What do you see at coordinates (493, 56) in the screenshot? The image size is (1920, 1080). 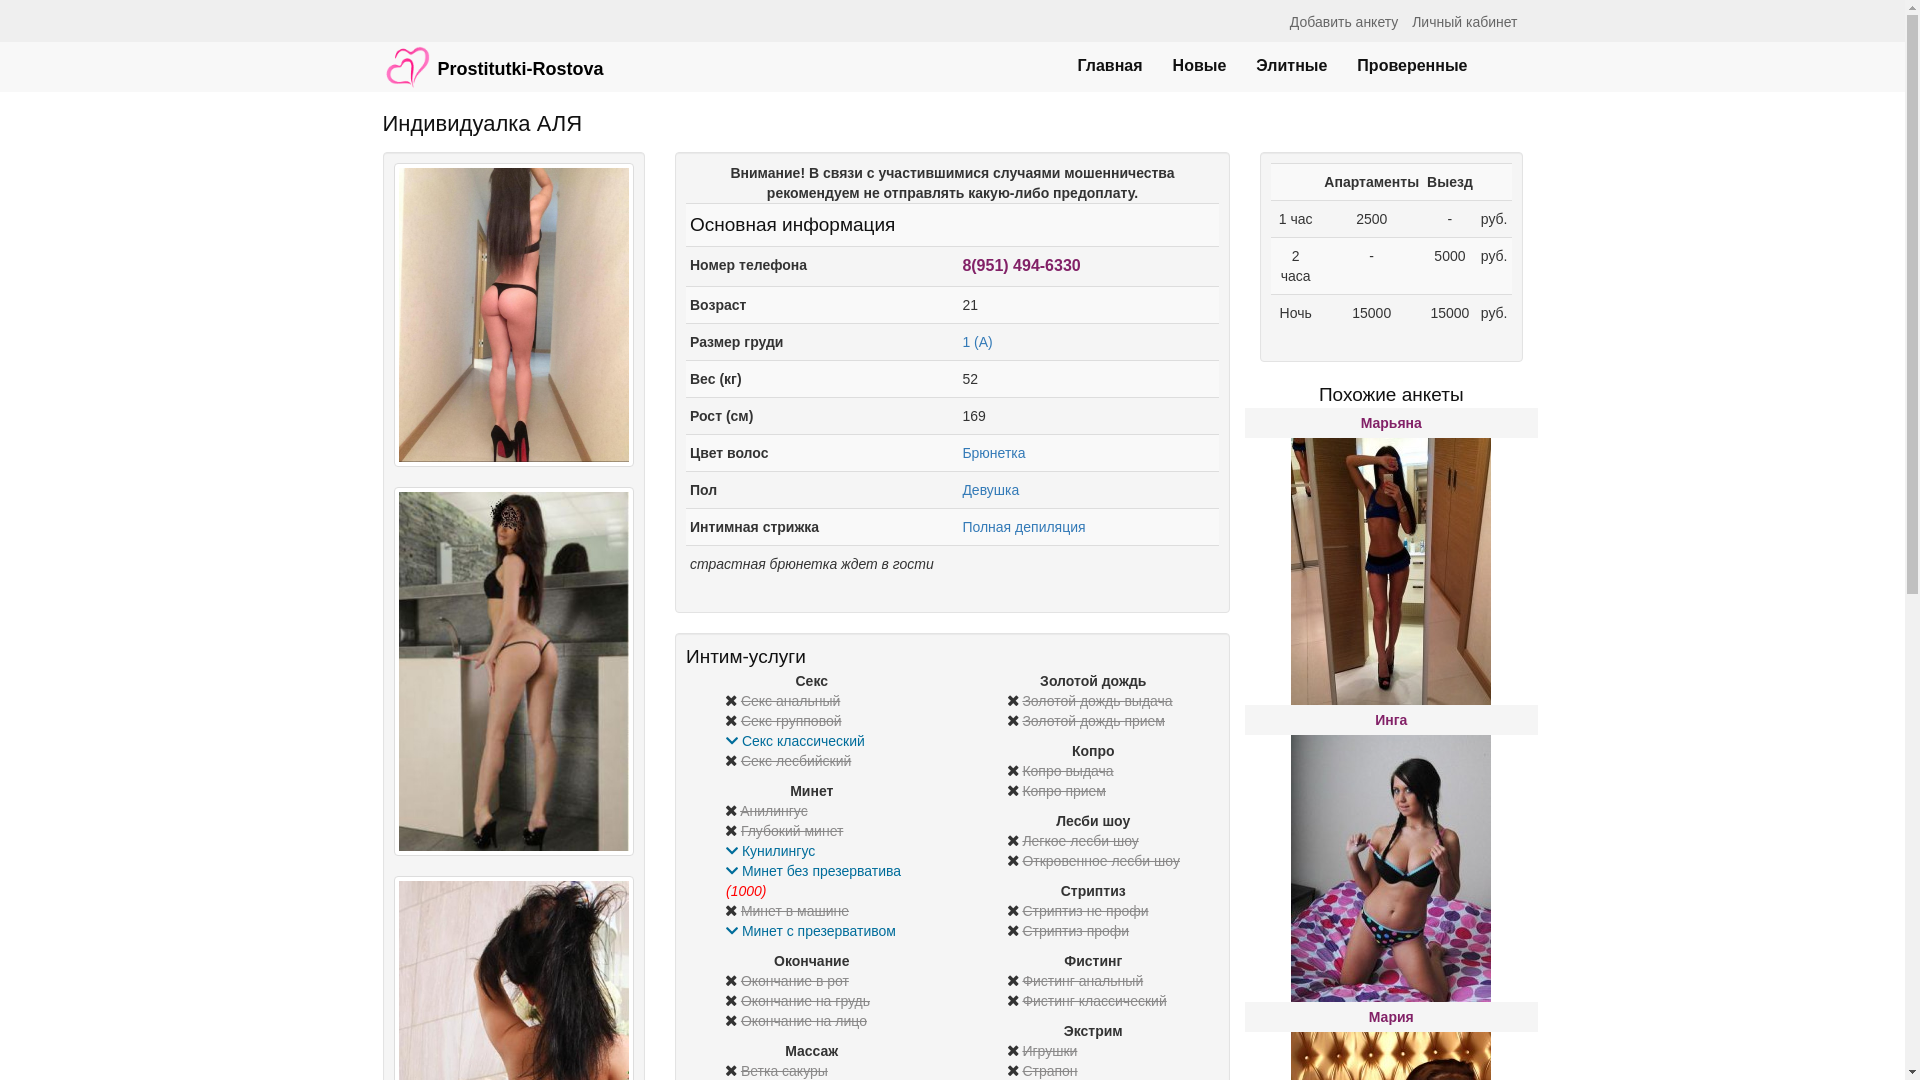 I see `'Prostitutki-Rostova'` at bounding box center [493, 56].